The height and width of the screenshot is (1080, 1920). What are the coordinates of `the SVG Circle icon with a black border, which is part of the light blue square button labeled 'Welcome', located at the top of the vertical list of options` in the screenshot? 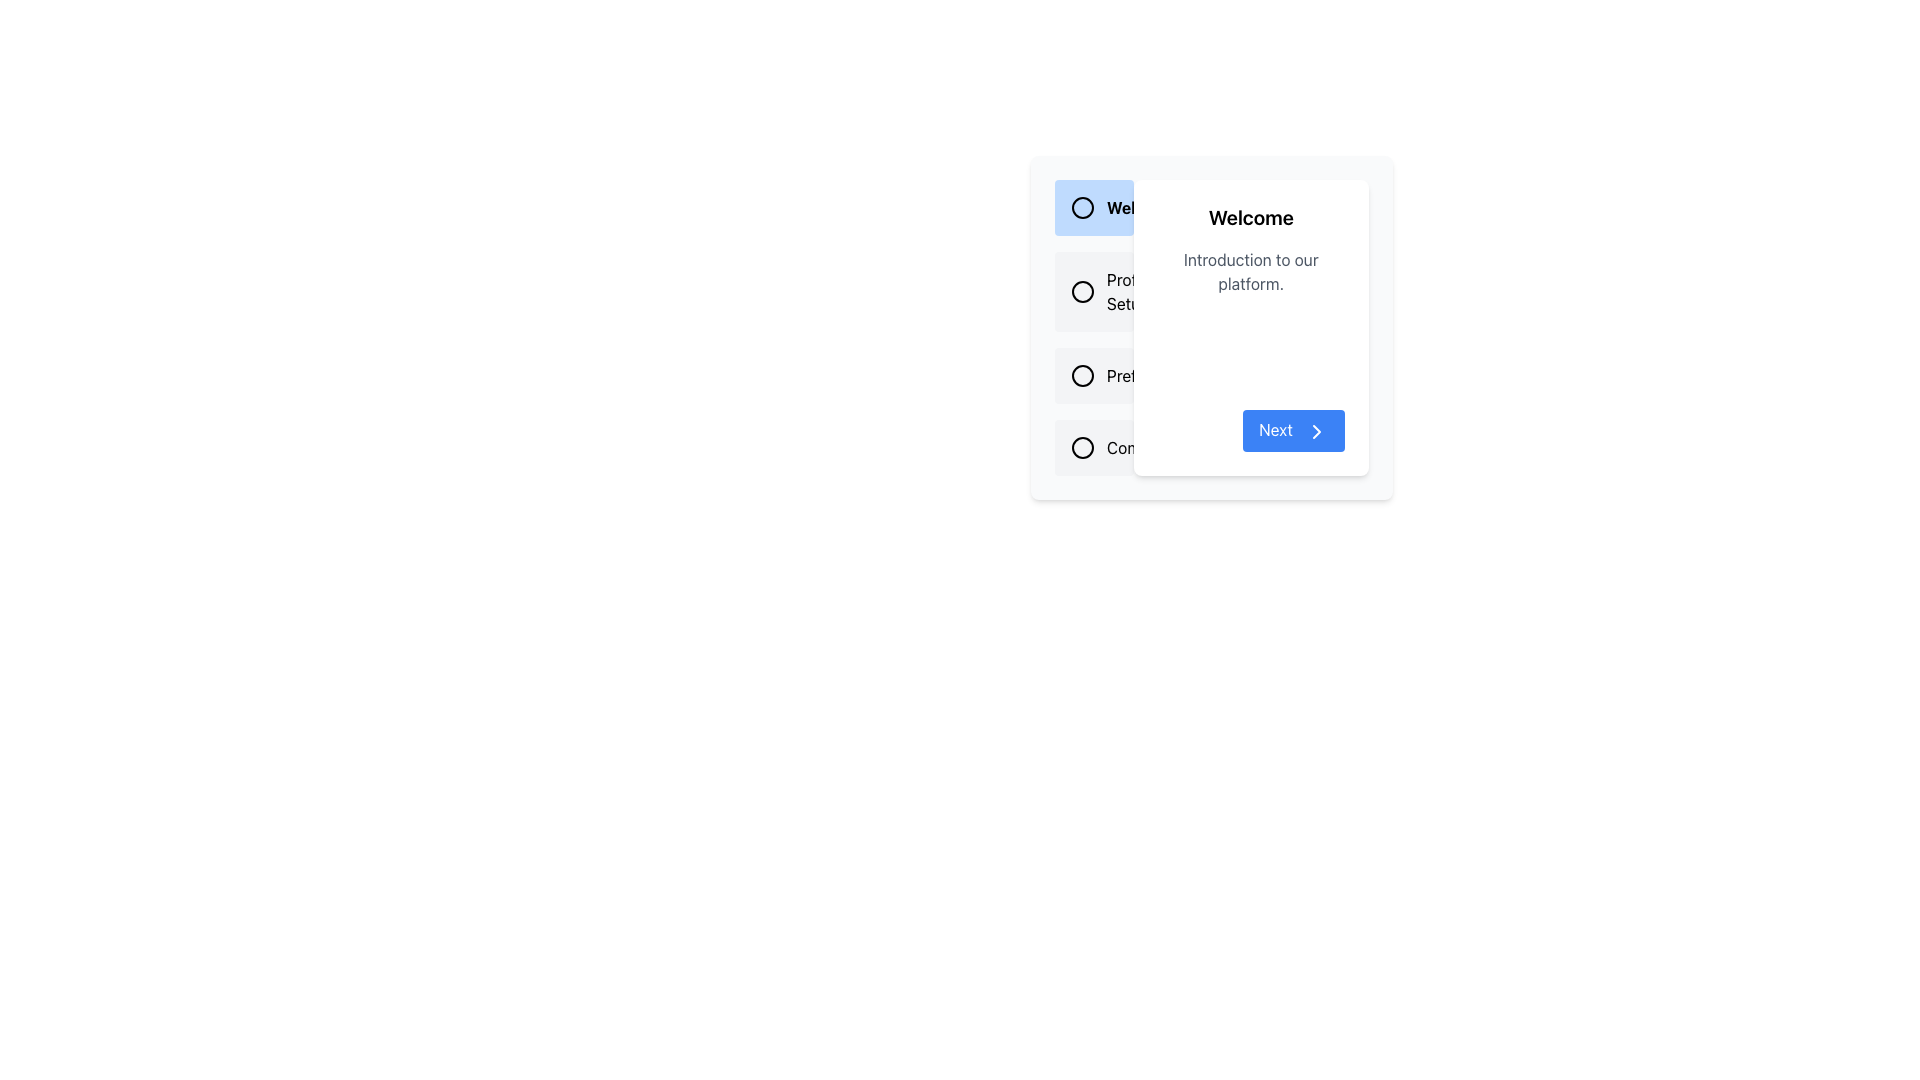 It's located at (1082, 208).